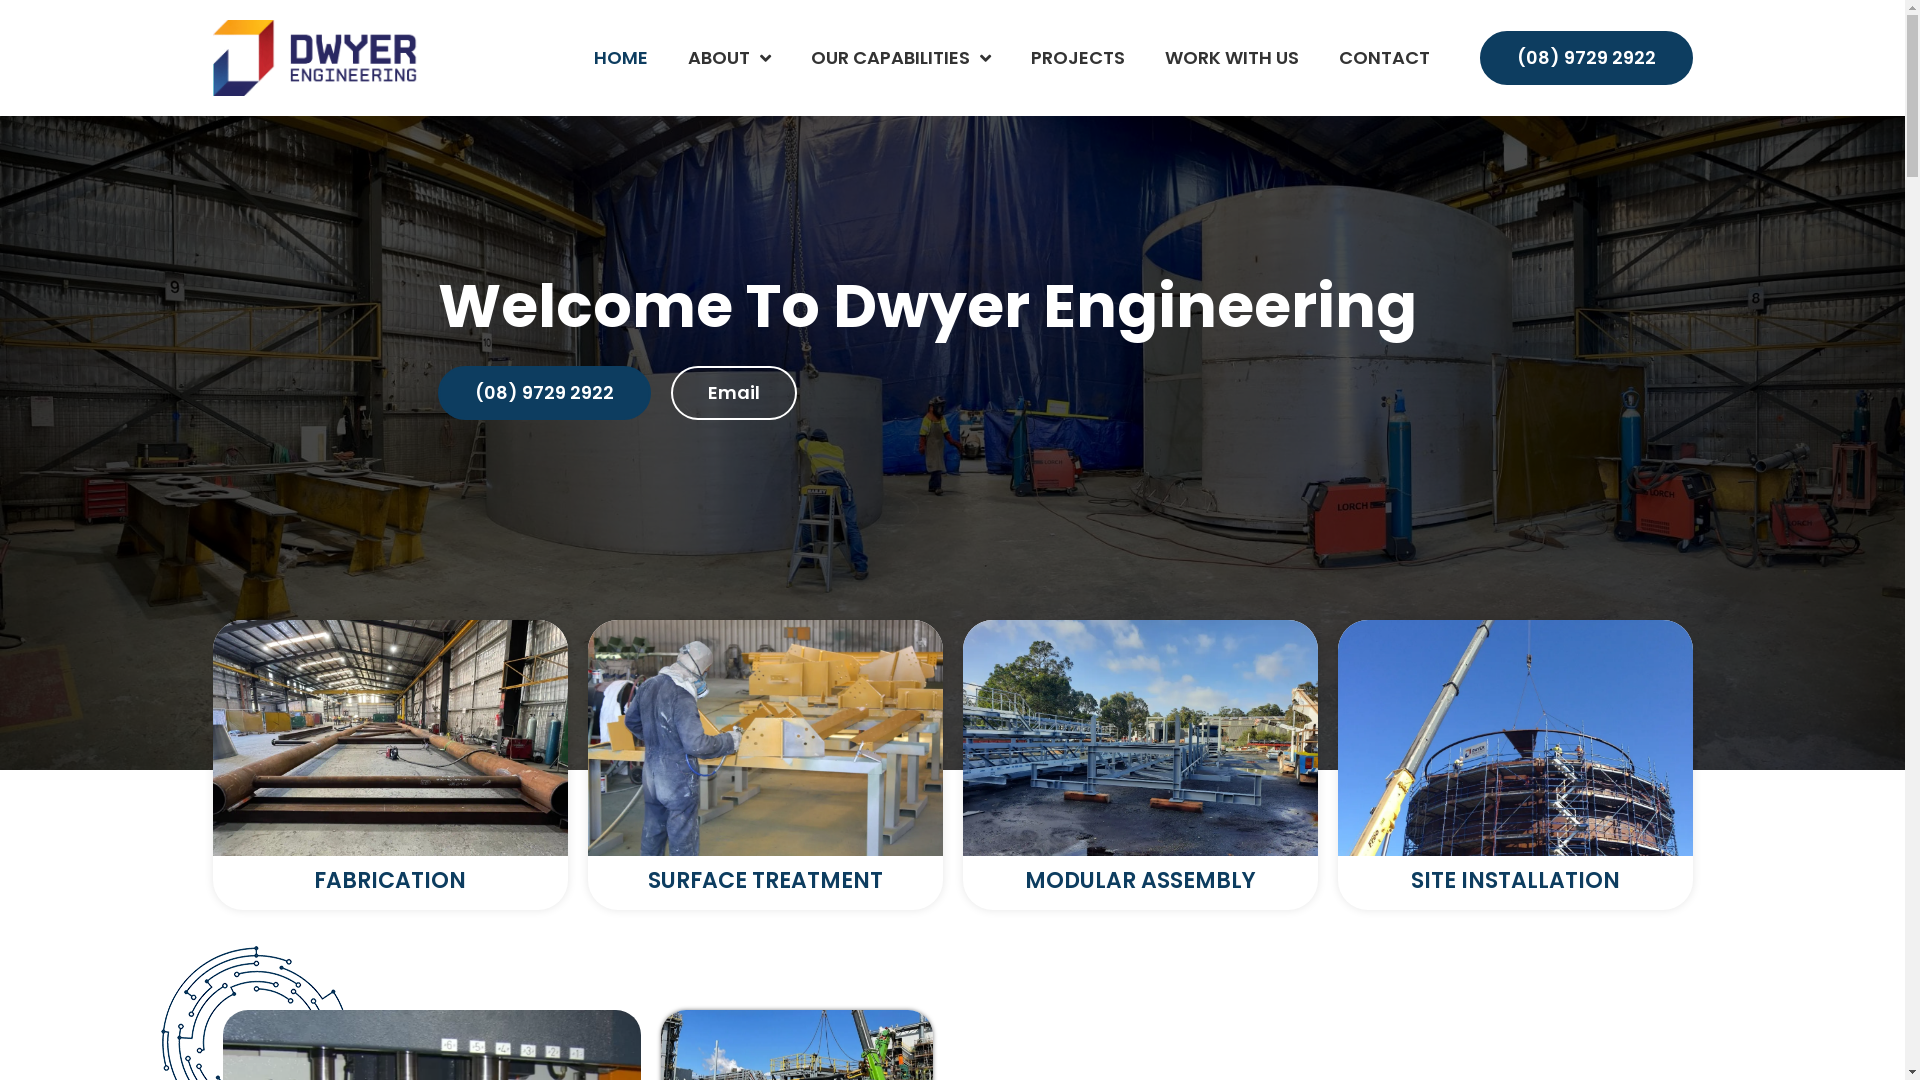  Describe the element at coordinates (728, 56) in the screenshot. I see `'ABOUT'` at that location.